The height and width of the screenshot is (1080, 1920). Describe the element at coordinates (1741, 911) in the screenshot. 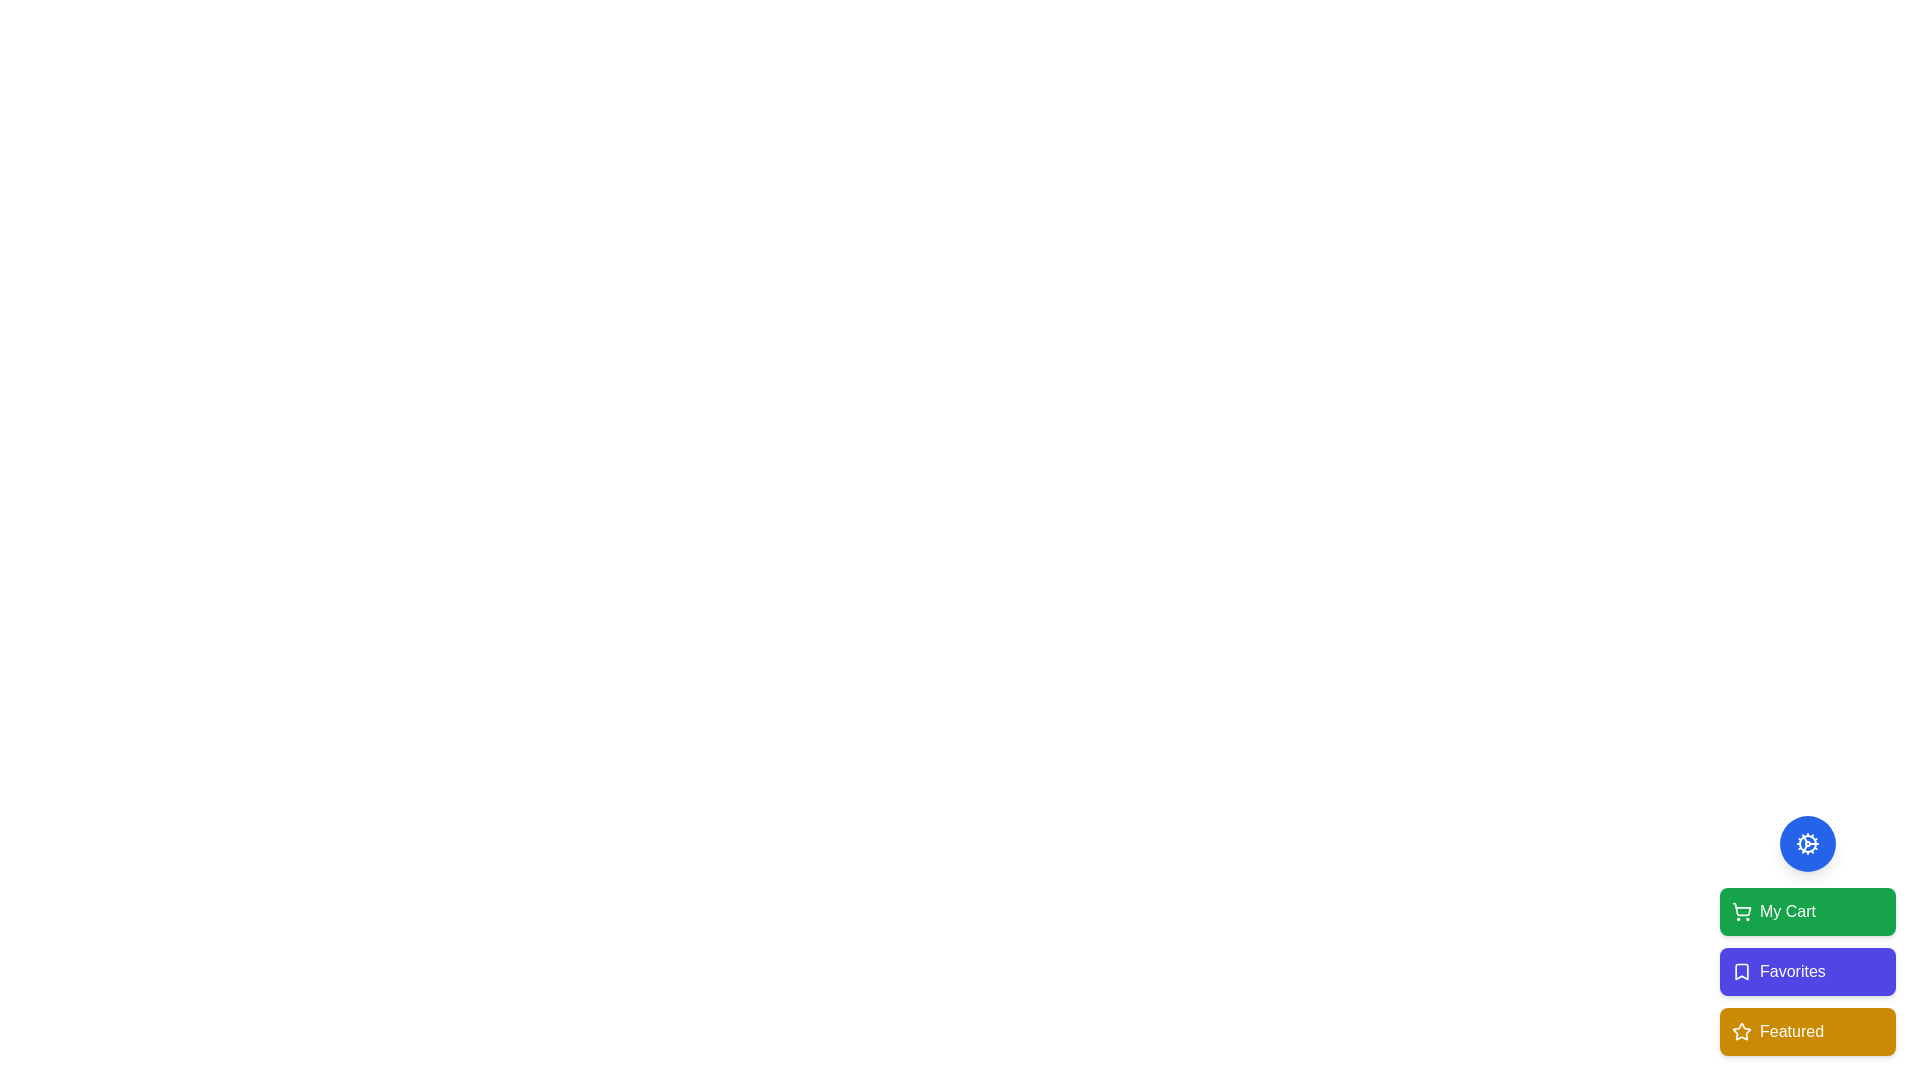

I see `the shopping cart icon, which is a wireframe-style design located within the green button labeled 'My Cart' on the left side of the interface` at that location.